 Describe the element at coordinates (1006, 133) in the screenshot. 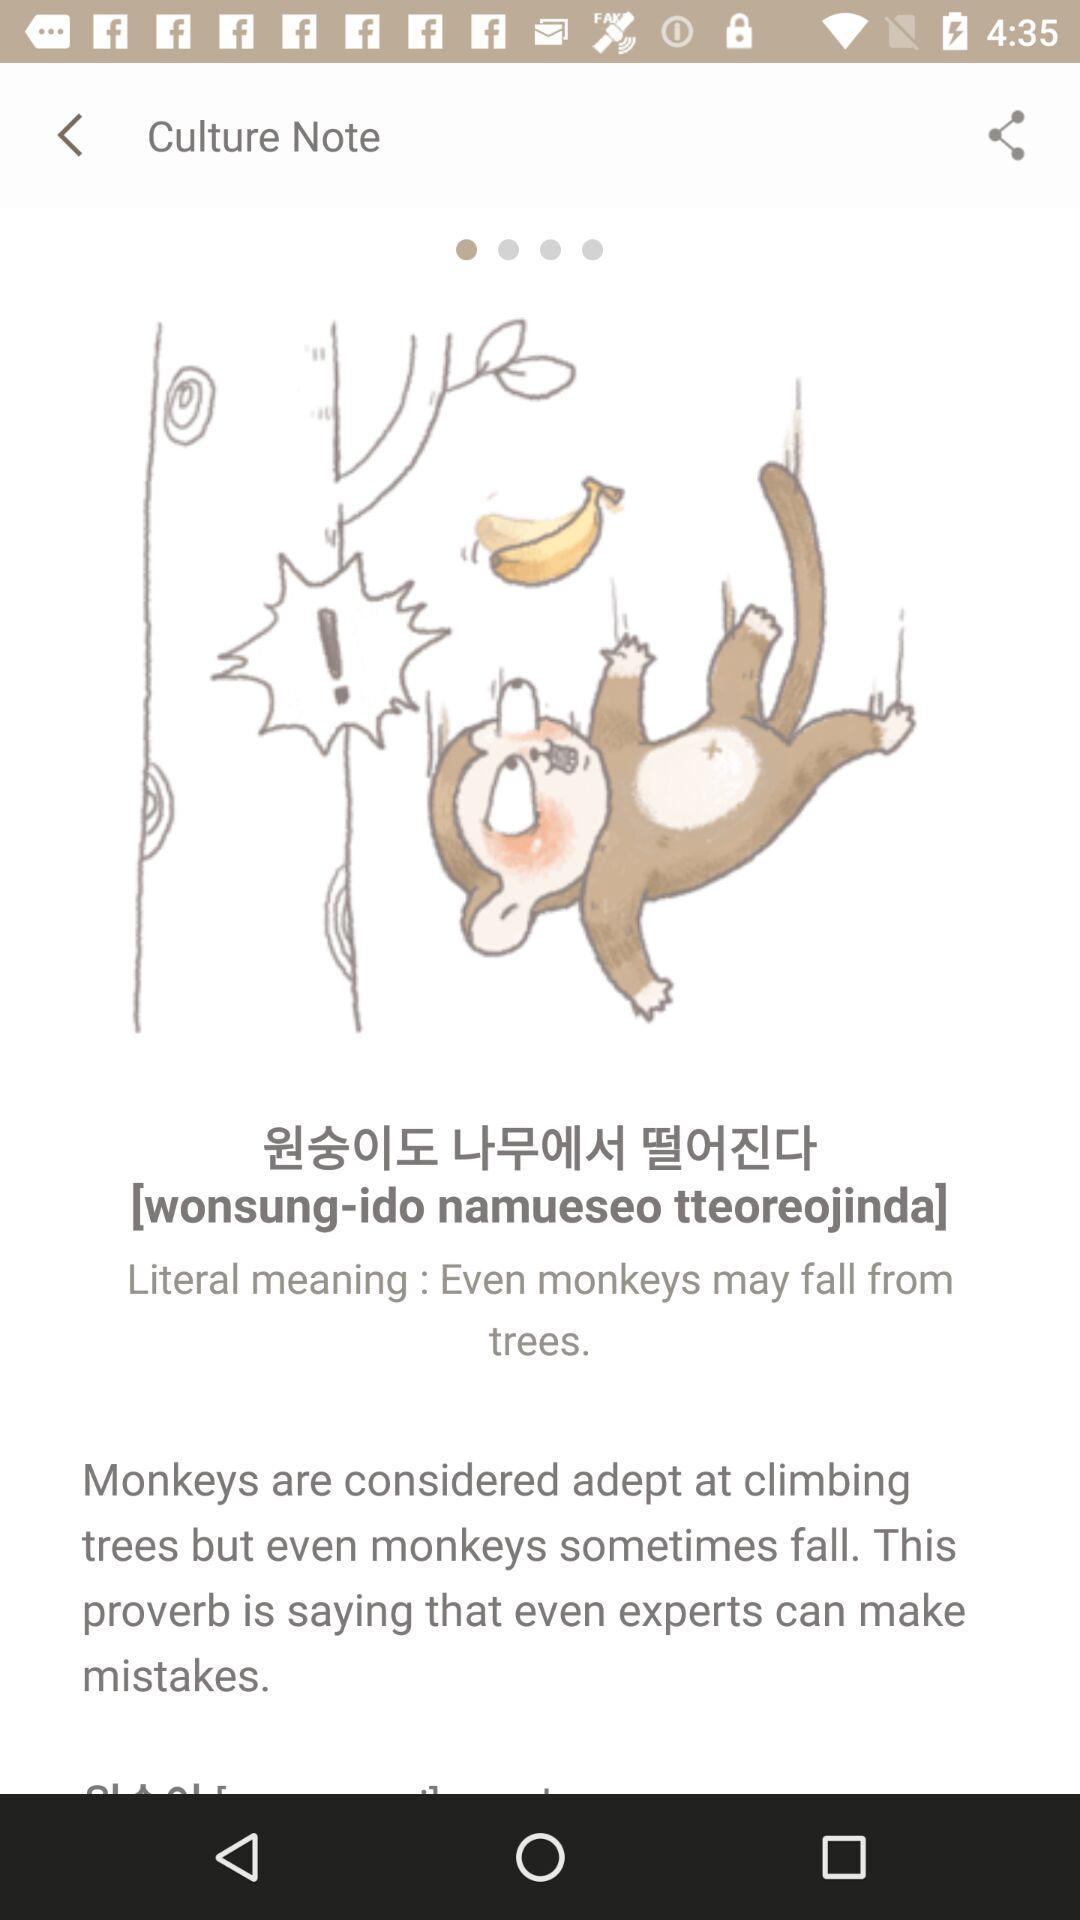

I see `the share icon` at that location.